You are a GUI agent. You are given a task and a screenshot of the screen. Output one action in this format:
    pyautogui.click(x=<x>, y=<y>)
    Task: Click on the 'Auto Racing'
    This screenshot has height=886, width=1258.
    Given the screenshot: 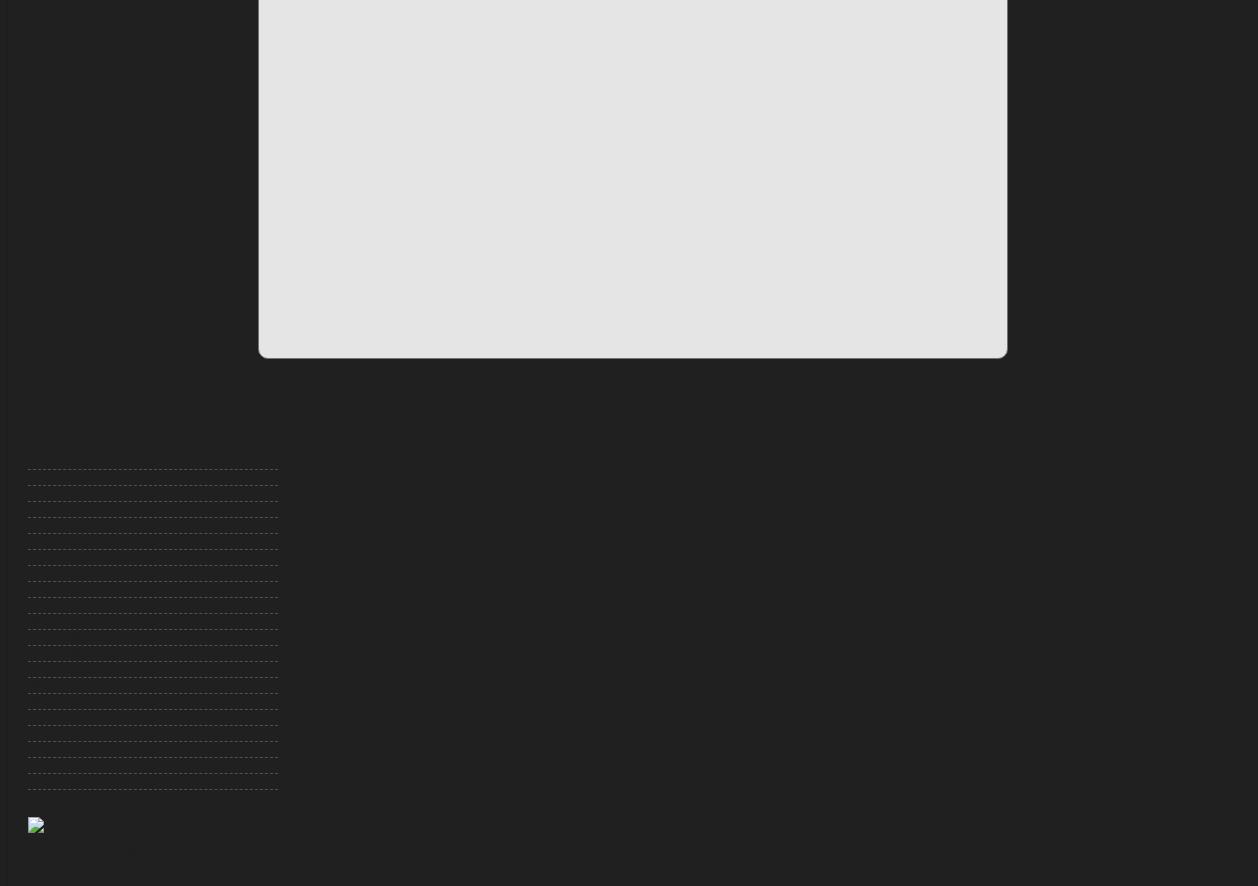 What is the action you would take?
    pyautogui.click(x=60, y=460)
    